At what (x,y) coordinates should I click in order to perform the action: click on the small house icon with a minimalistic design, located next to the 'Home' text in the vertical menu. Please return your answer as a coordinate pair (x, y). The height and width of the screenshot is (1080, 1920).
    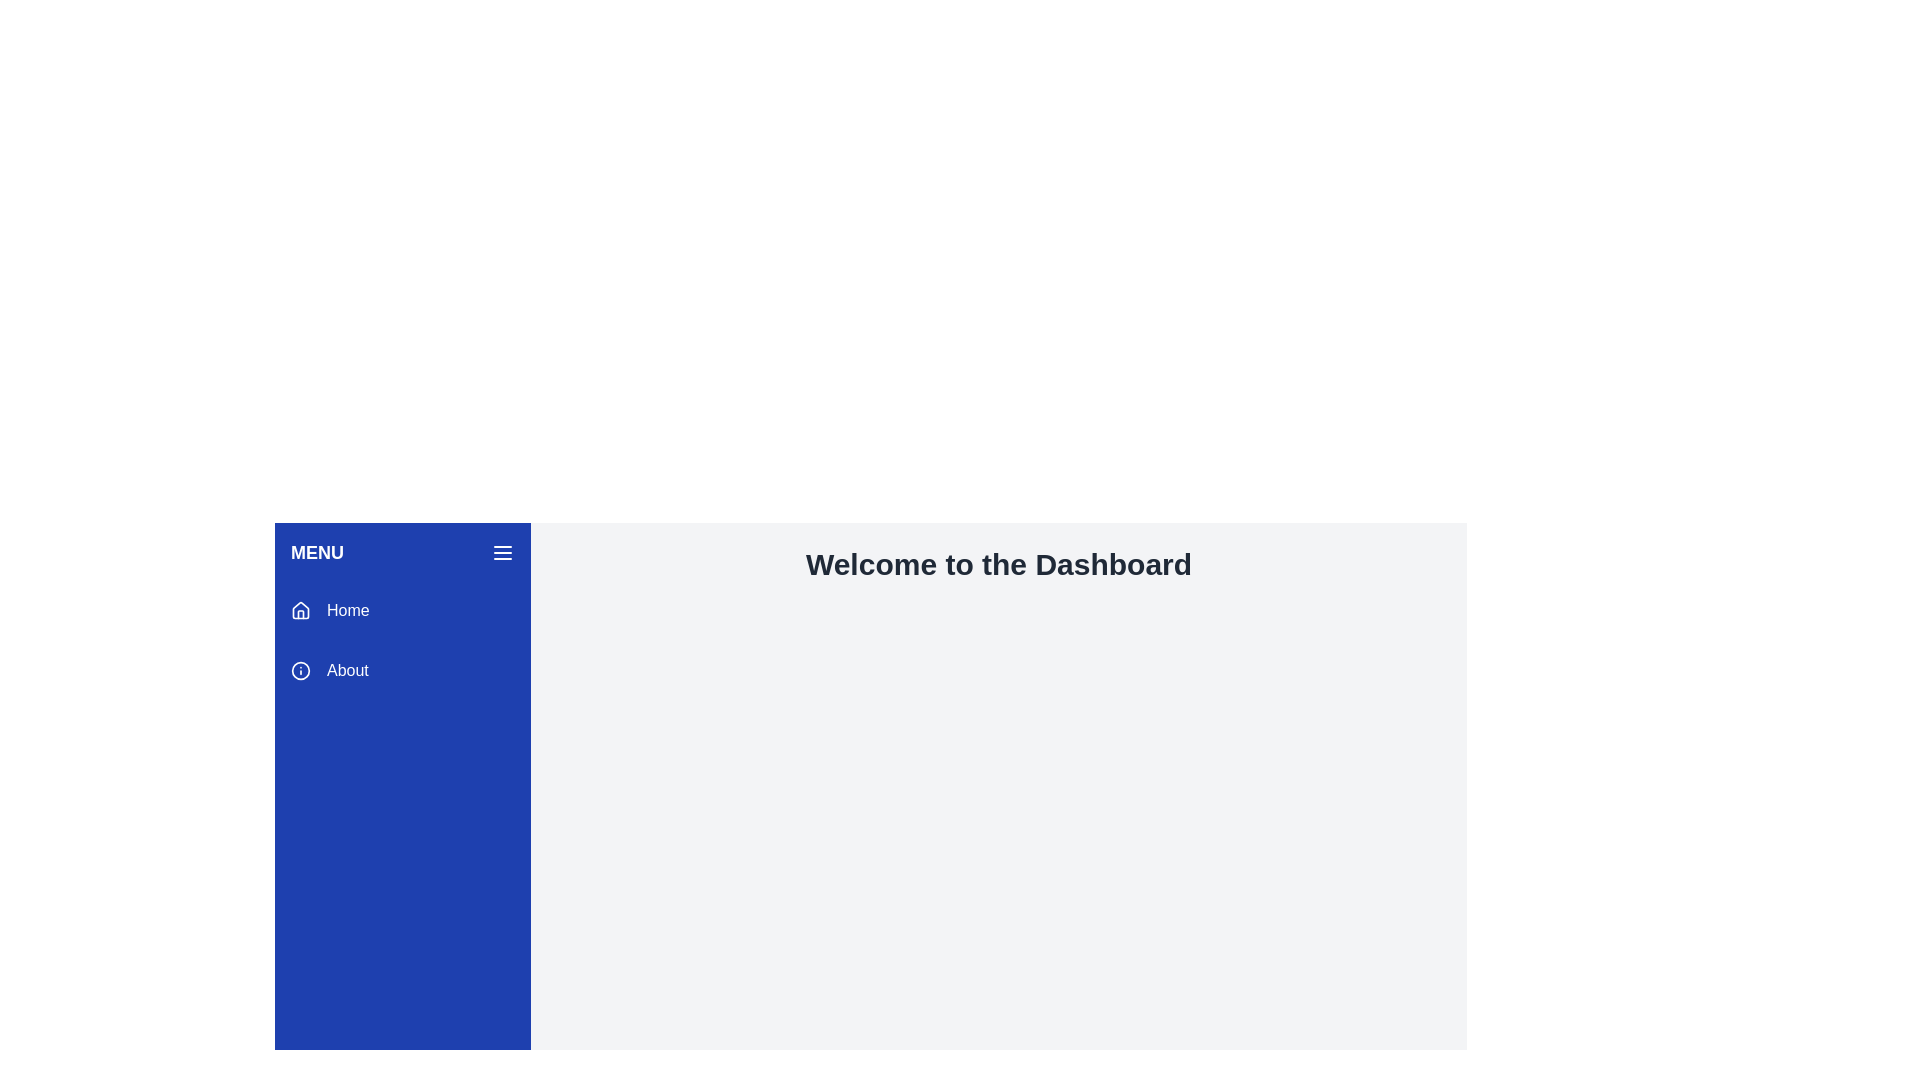
    Looking at the image, I should click on (300, 609).